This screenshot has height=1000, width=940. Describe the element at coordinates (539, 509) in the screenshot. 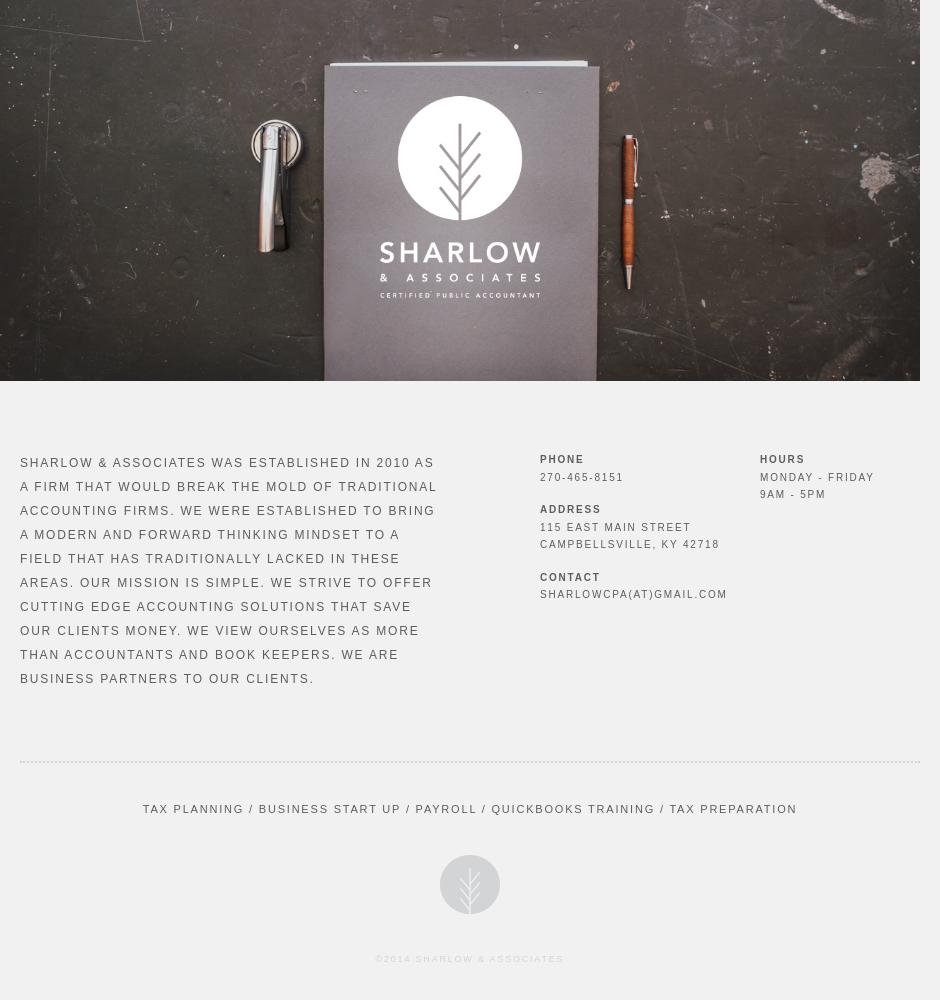

I see `'Address'` at that location.